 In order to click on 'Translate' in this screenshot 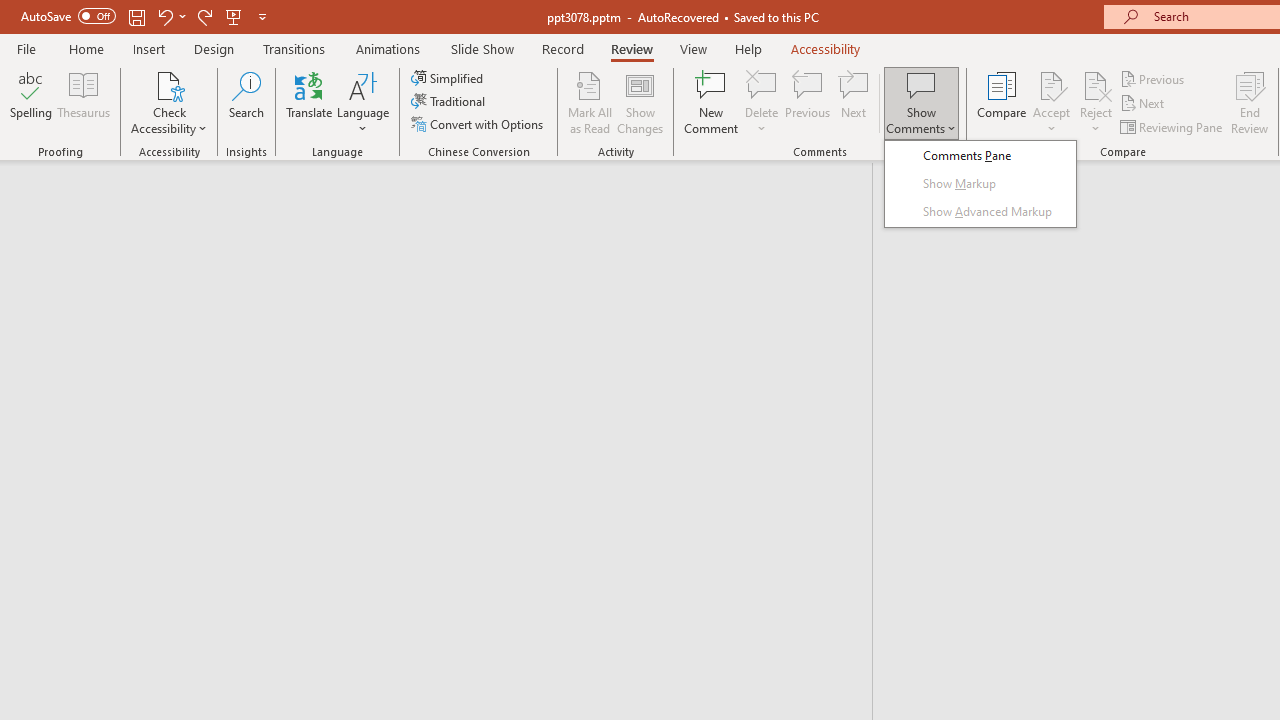, I will do `click(308, 103)`.